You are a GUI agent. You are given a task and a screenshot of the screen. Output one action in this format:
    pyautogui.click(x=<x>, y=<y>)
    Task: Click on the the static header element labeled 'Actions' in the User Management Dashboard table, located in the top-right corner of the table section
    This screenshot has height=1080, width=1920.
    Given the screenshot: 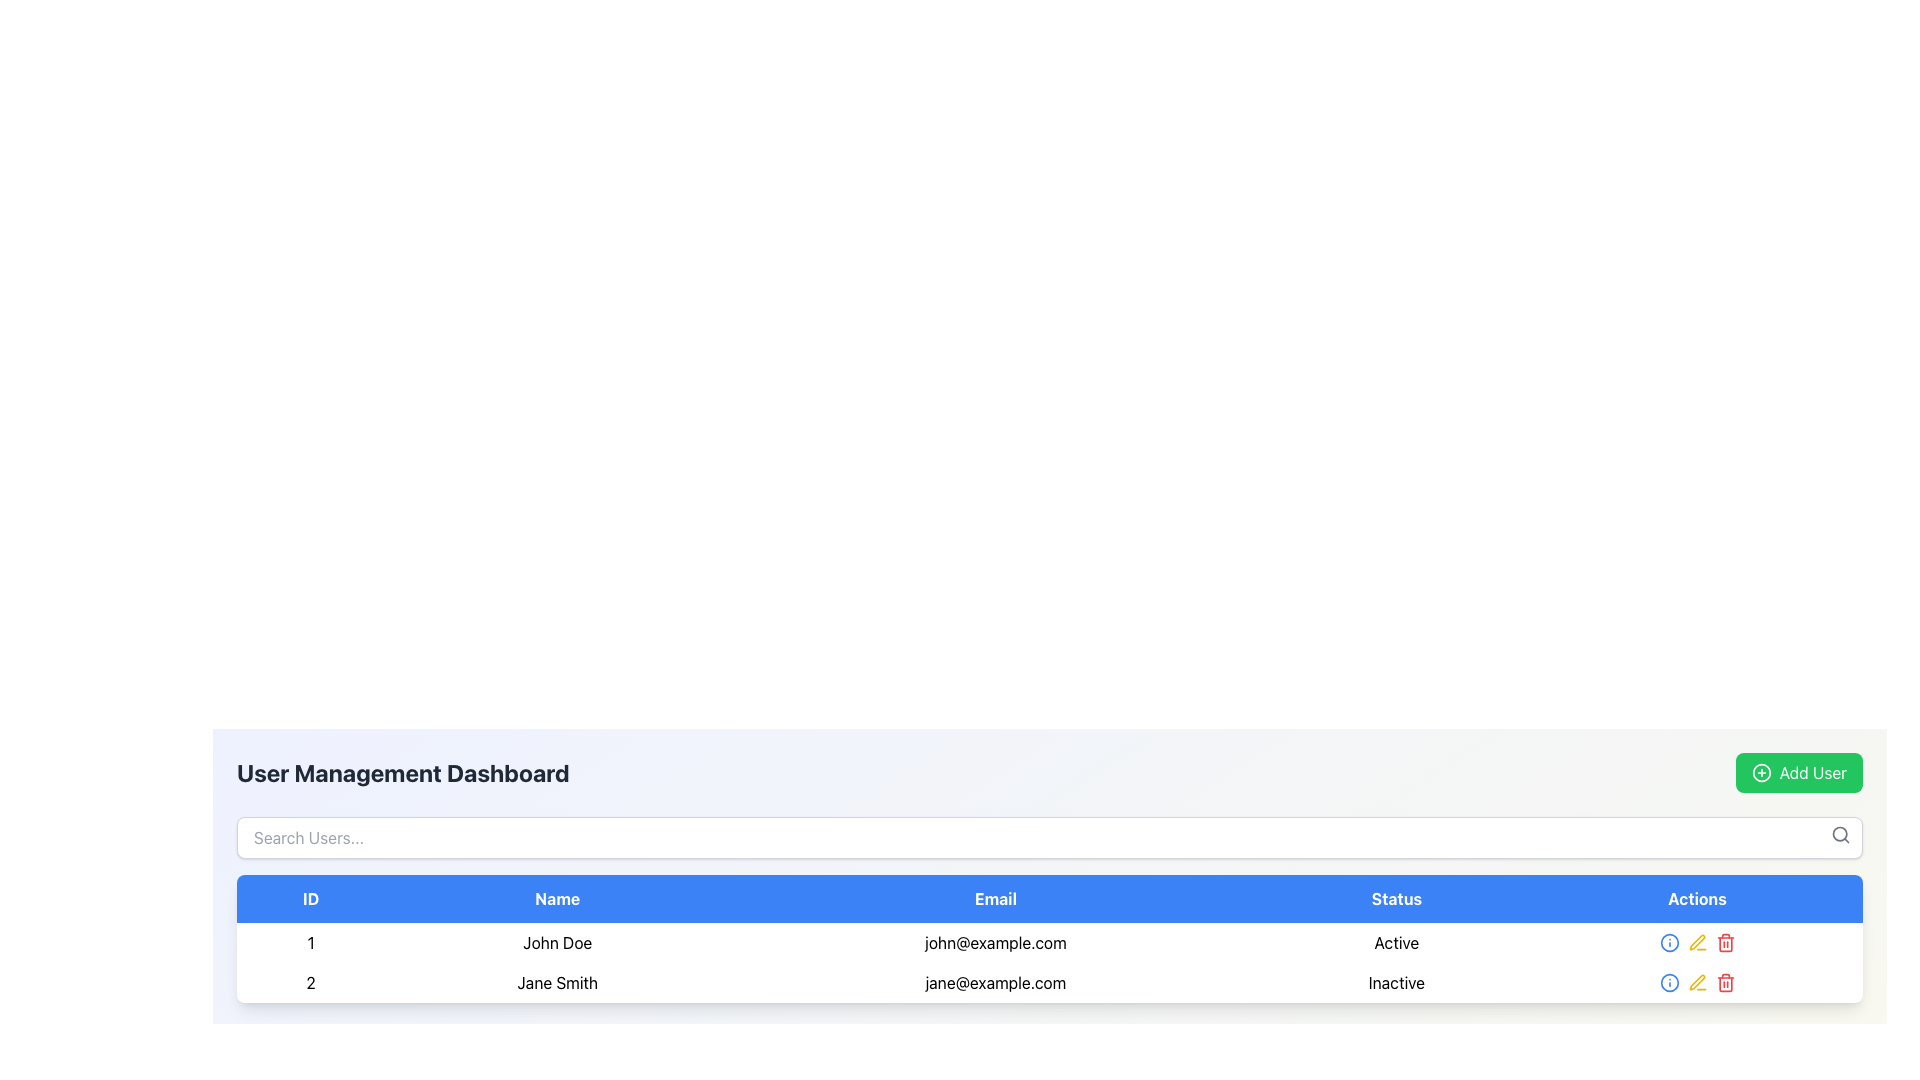 What is the action you would take?
    pyautogui.click(x=1696, y=897)
    